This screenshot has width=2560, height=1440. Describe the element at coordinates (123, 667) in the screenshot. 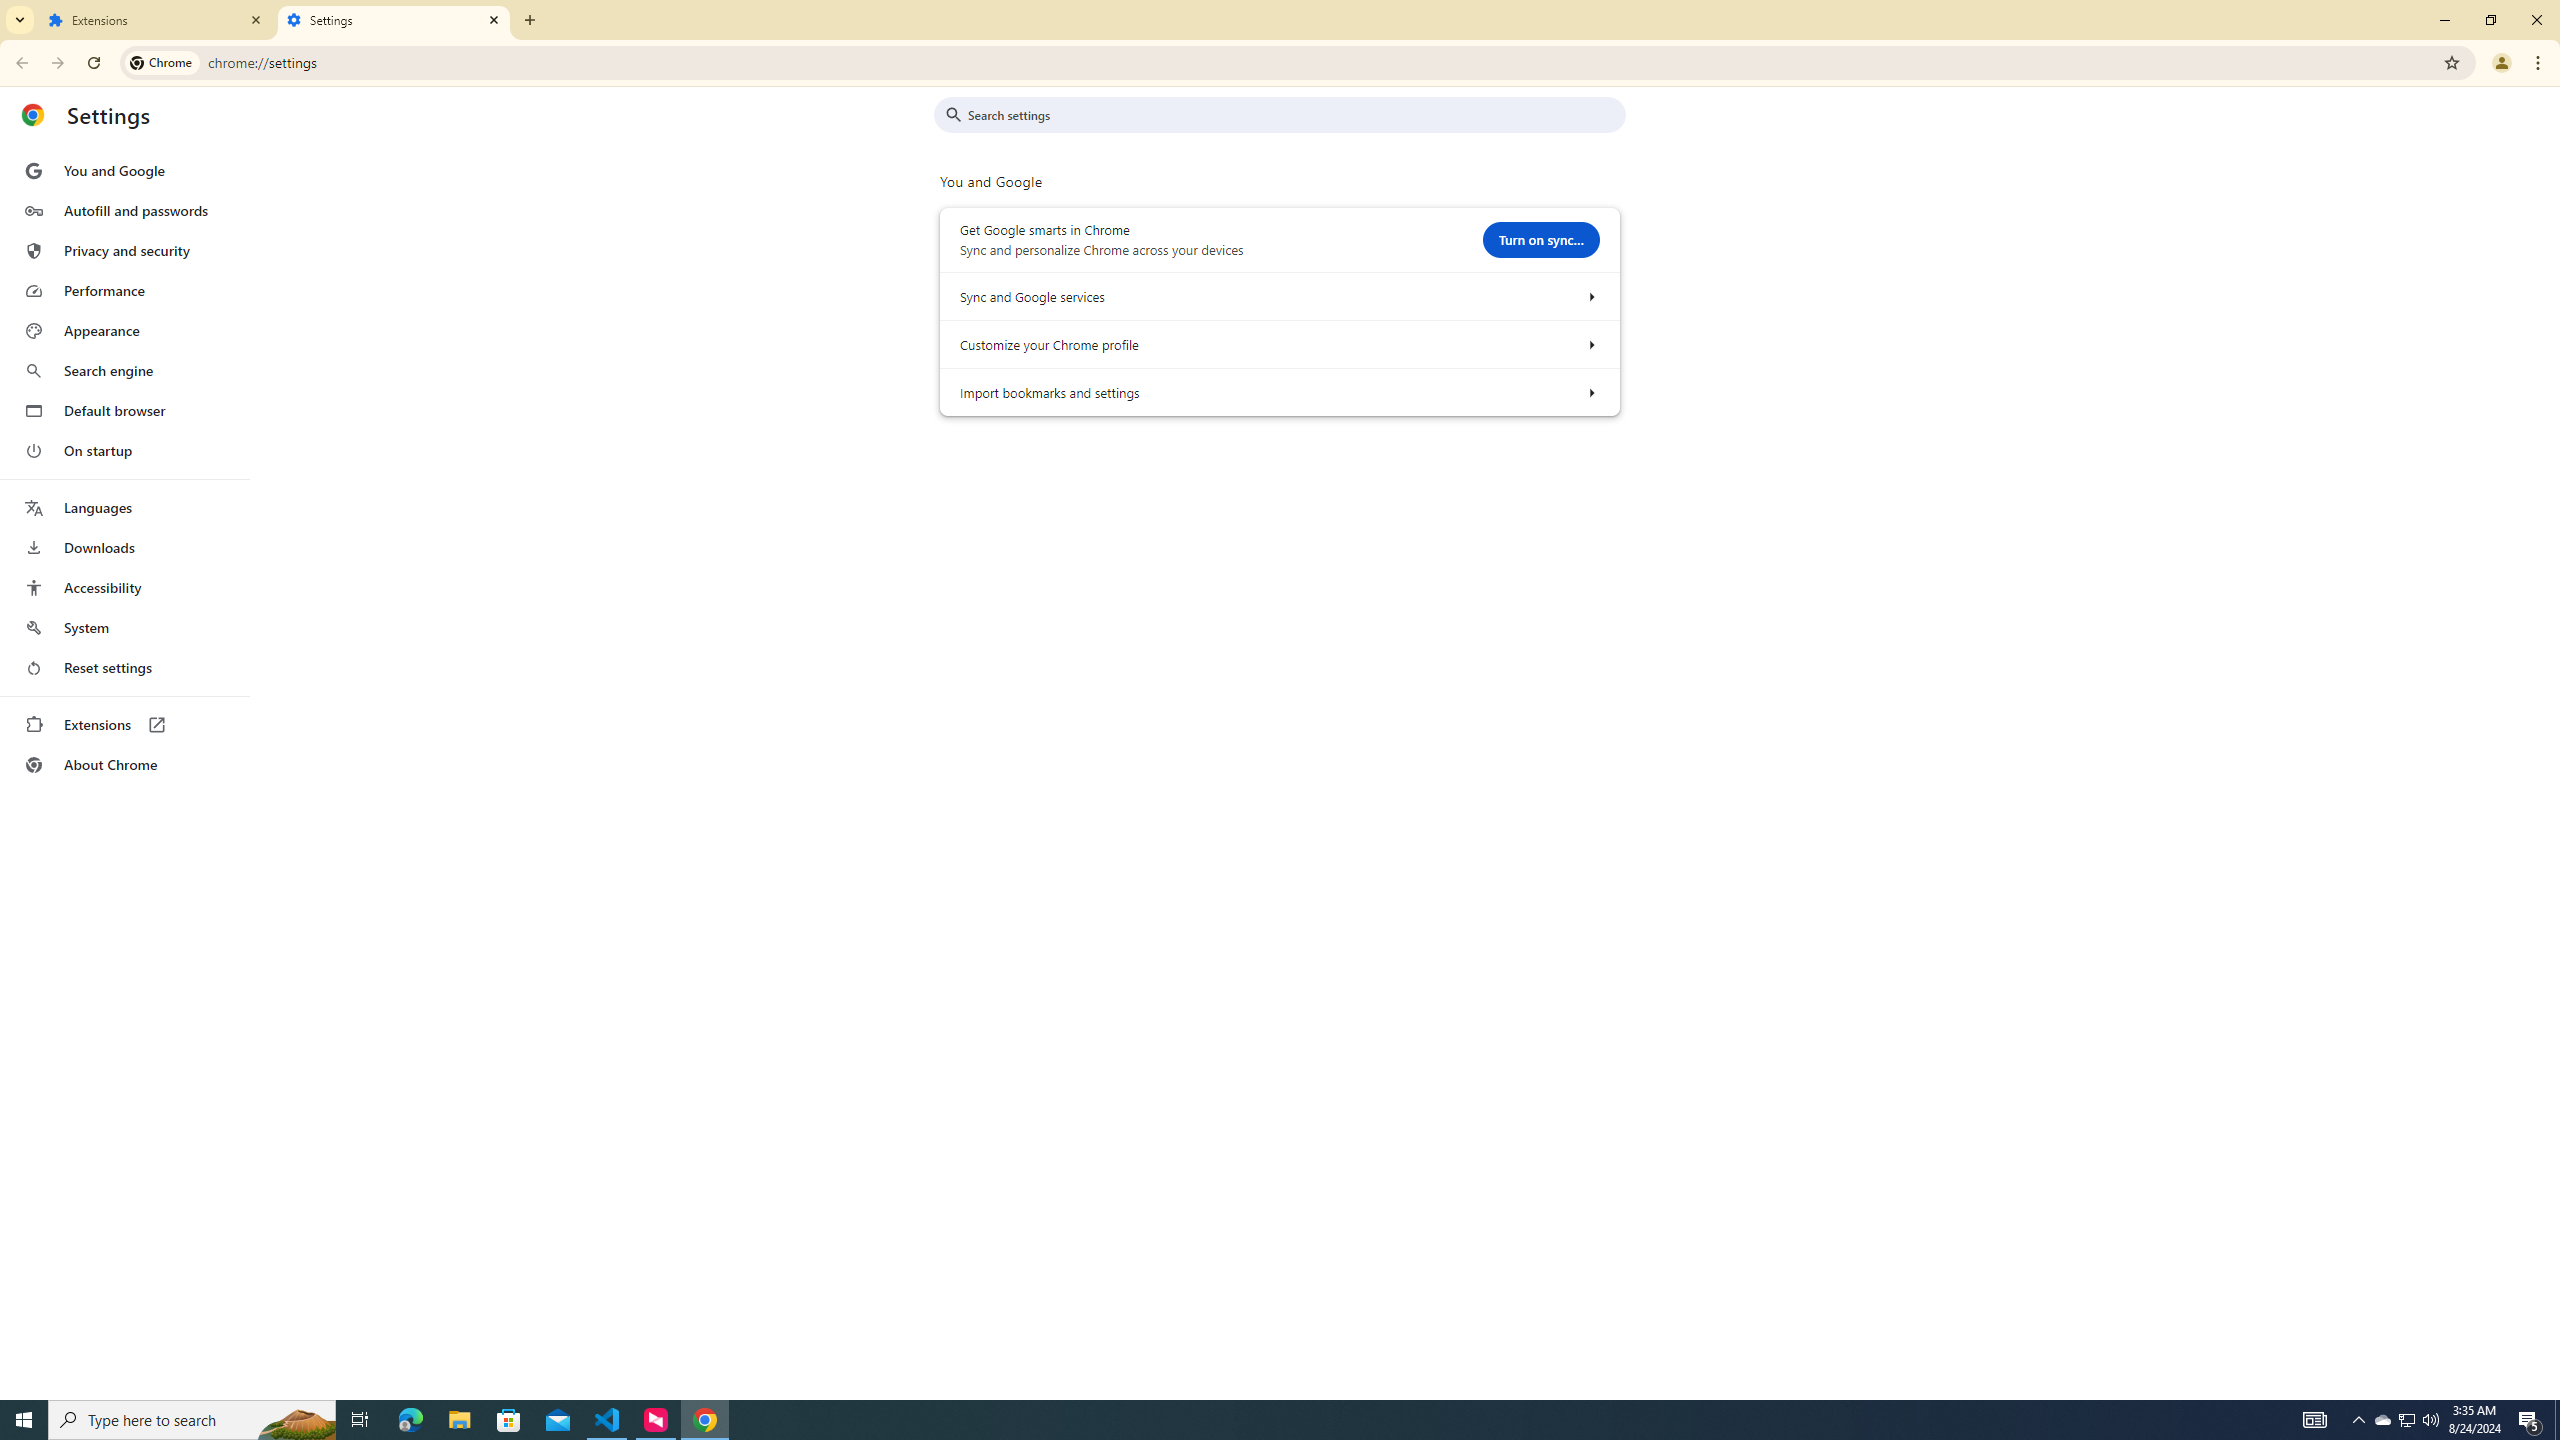

I see `'Reset settings'` at that location.